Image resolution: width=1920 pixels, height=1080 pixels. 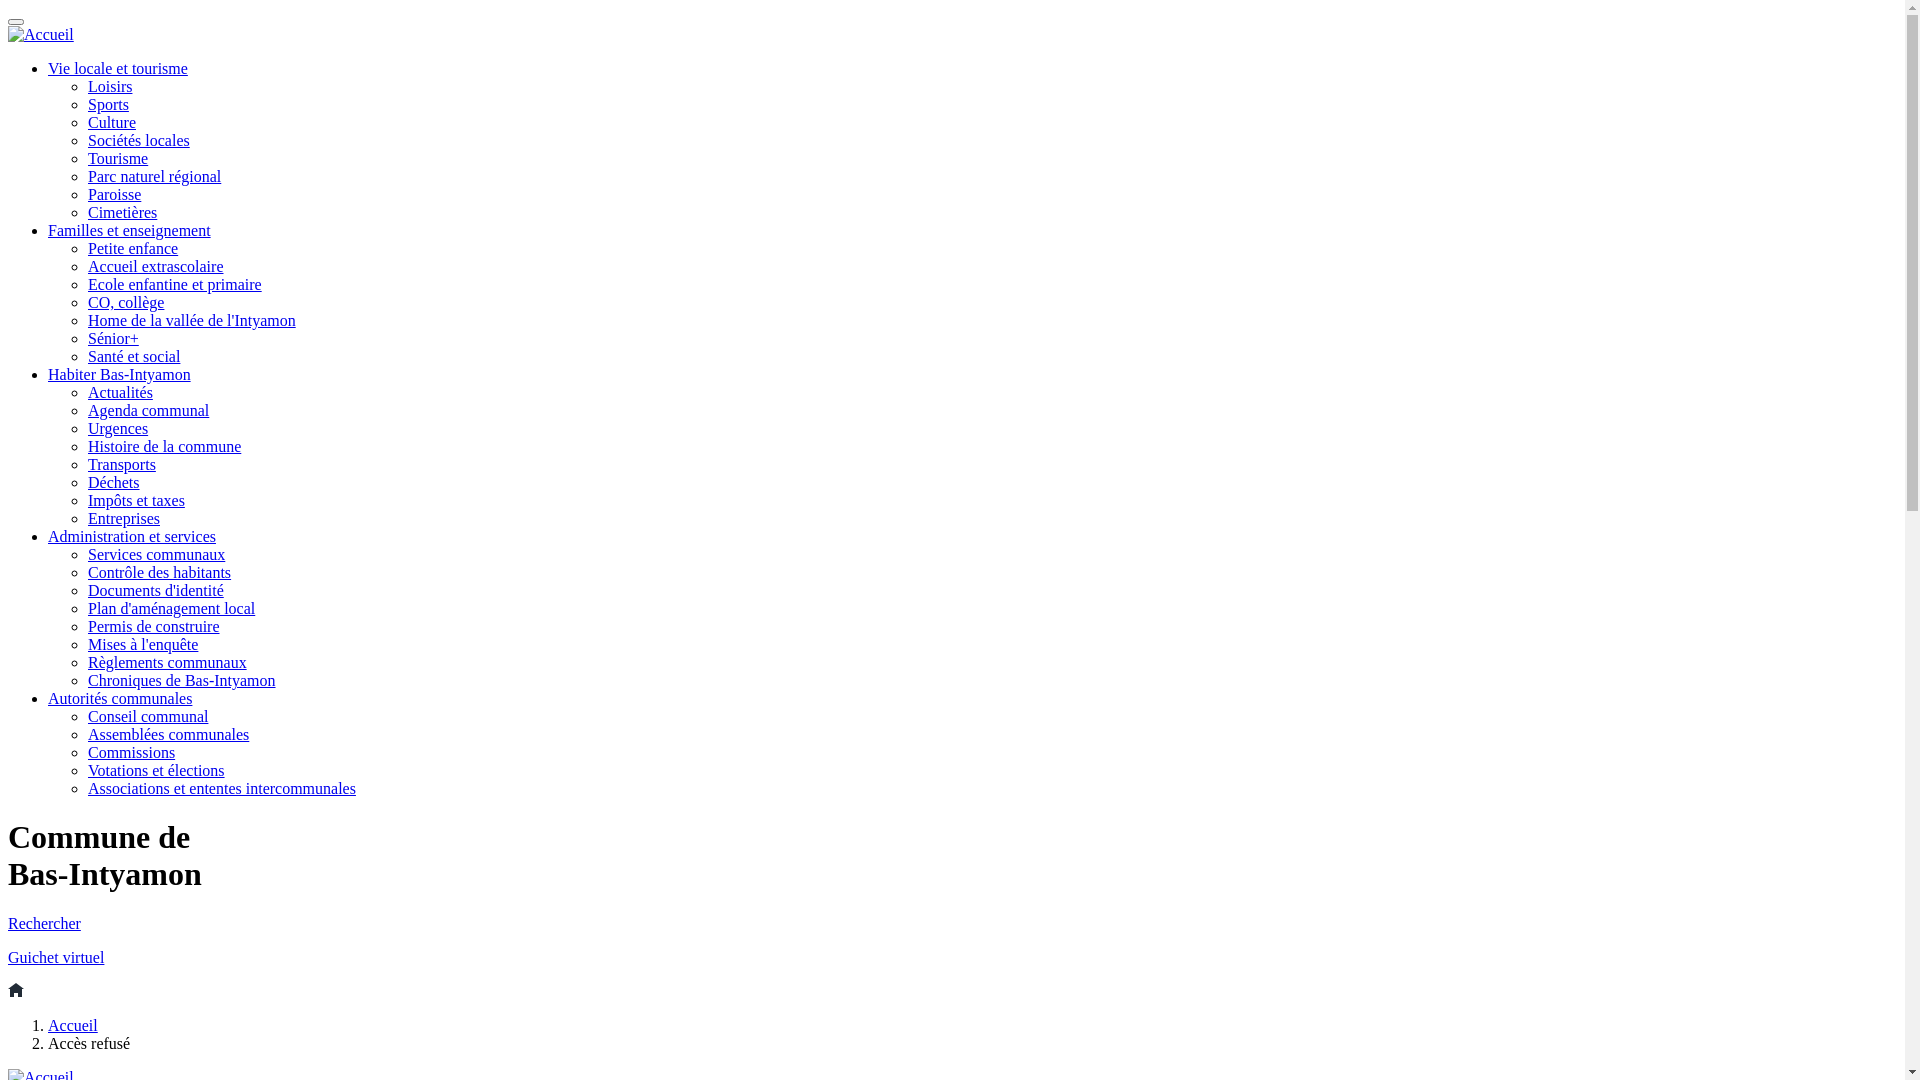 I want to click on 'Histoire de la commune', so click(x=164, y=445).